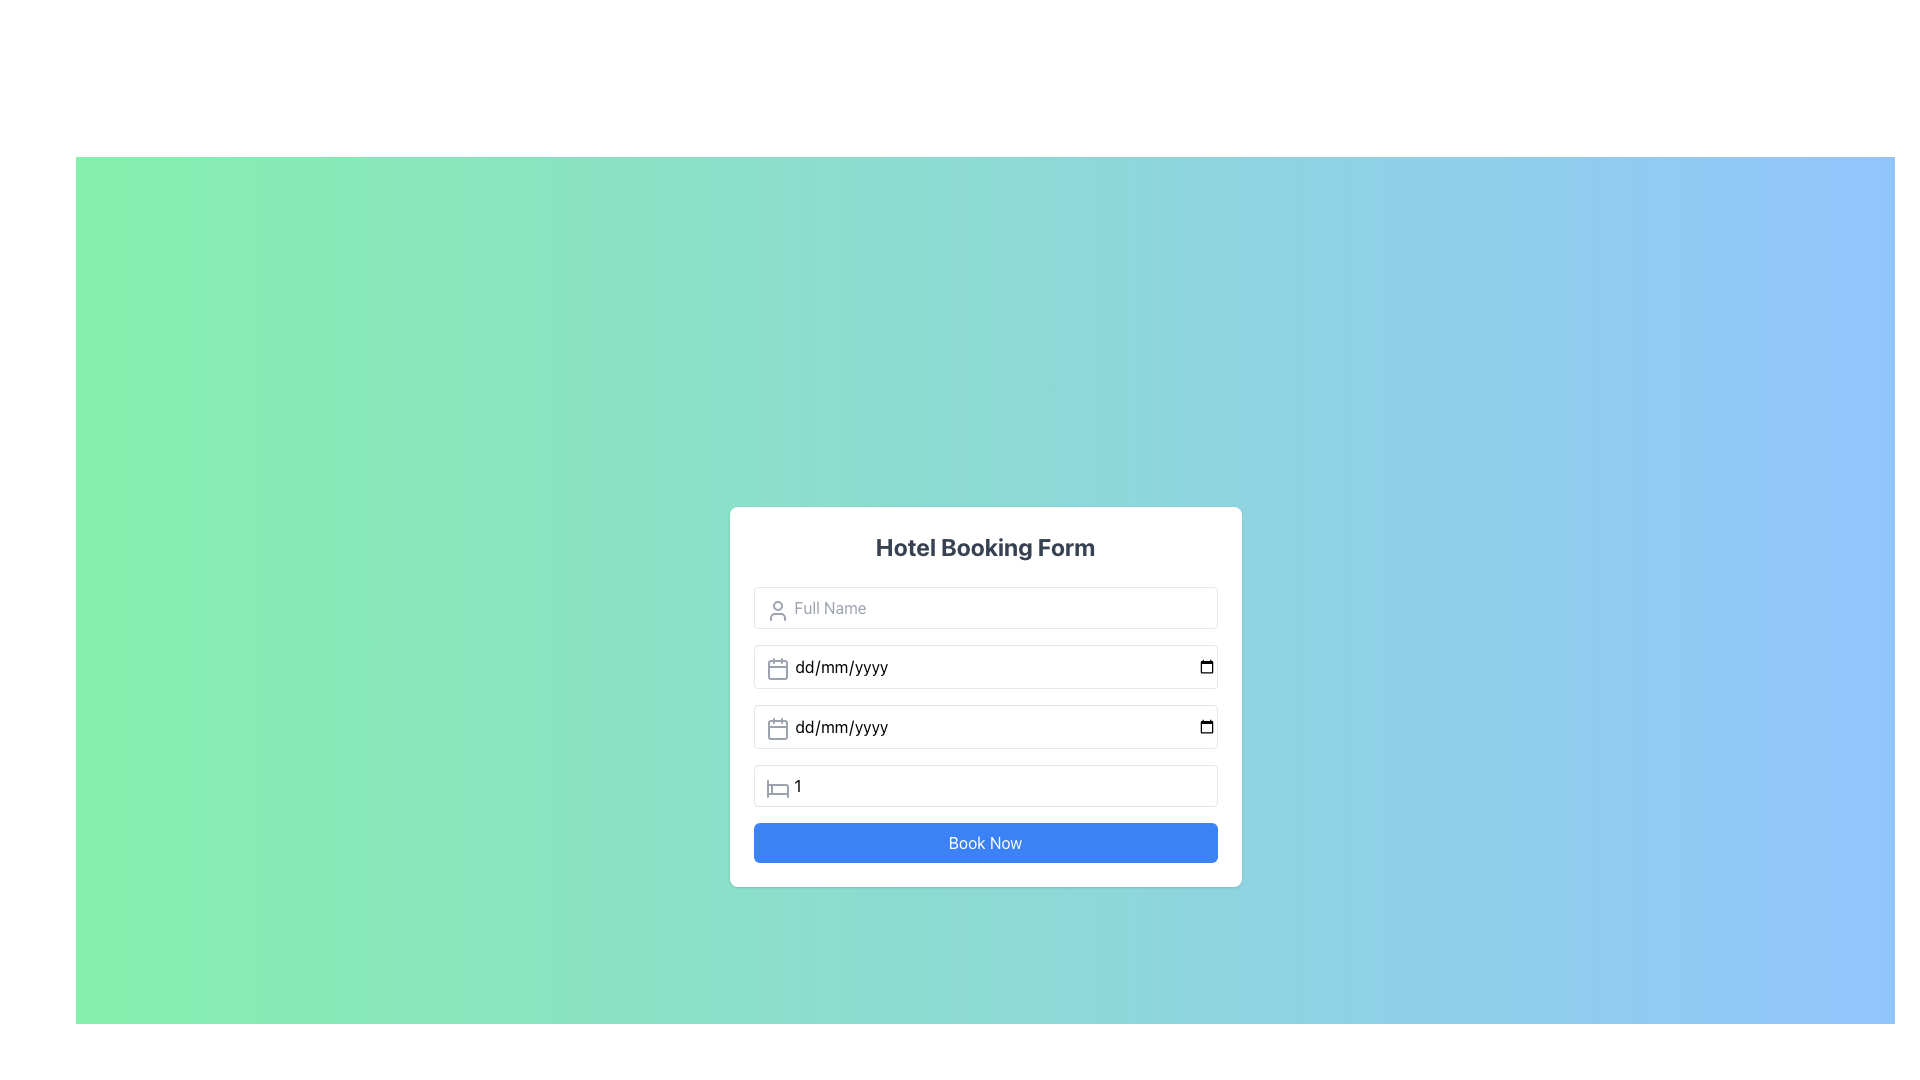 The image size is (1920, 1080). What do you see at coordinates (776, 789) in the screenshot?
I see `the second horizontal line with rounded ends, which is part of a vector graphic icon, located horizontally centered within the form area of the webpage` at bounding box center [776, 789].